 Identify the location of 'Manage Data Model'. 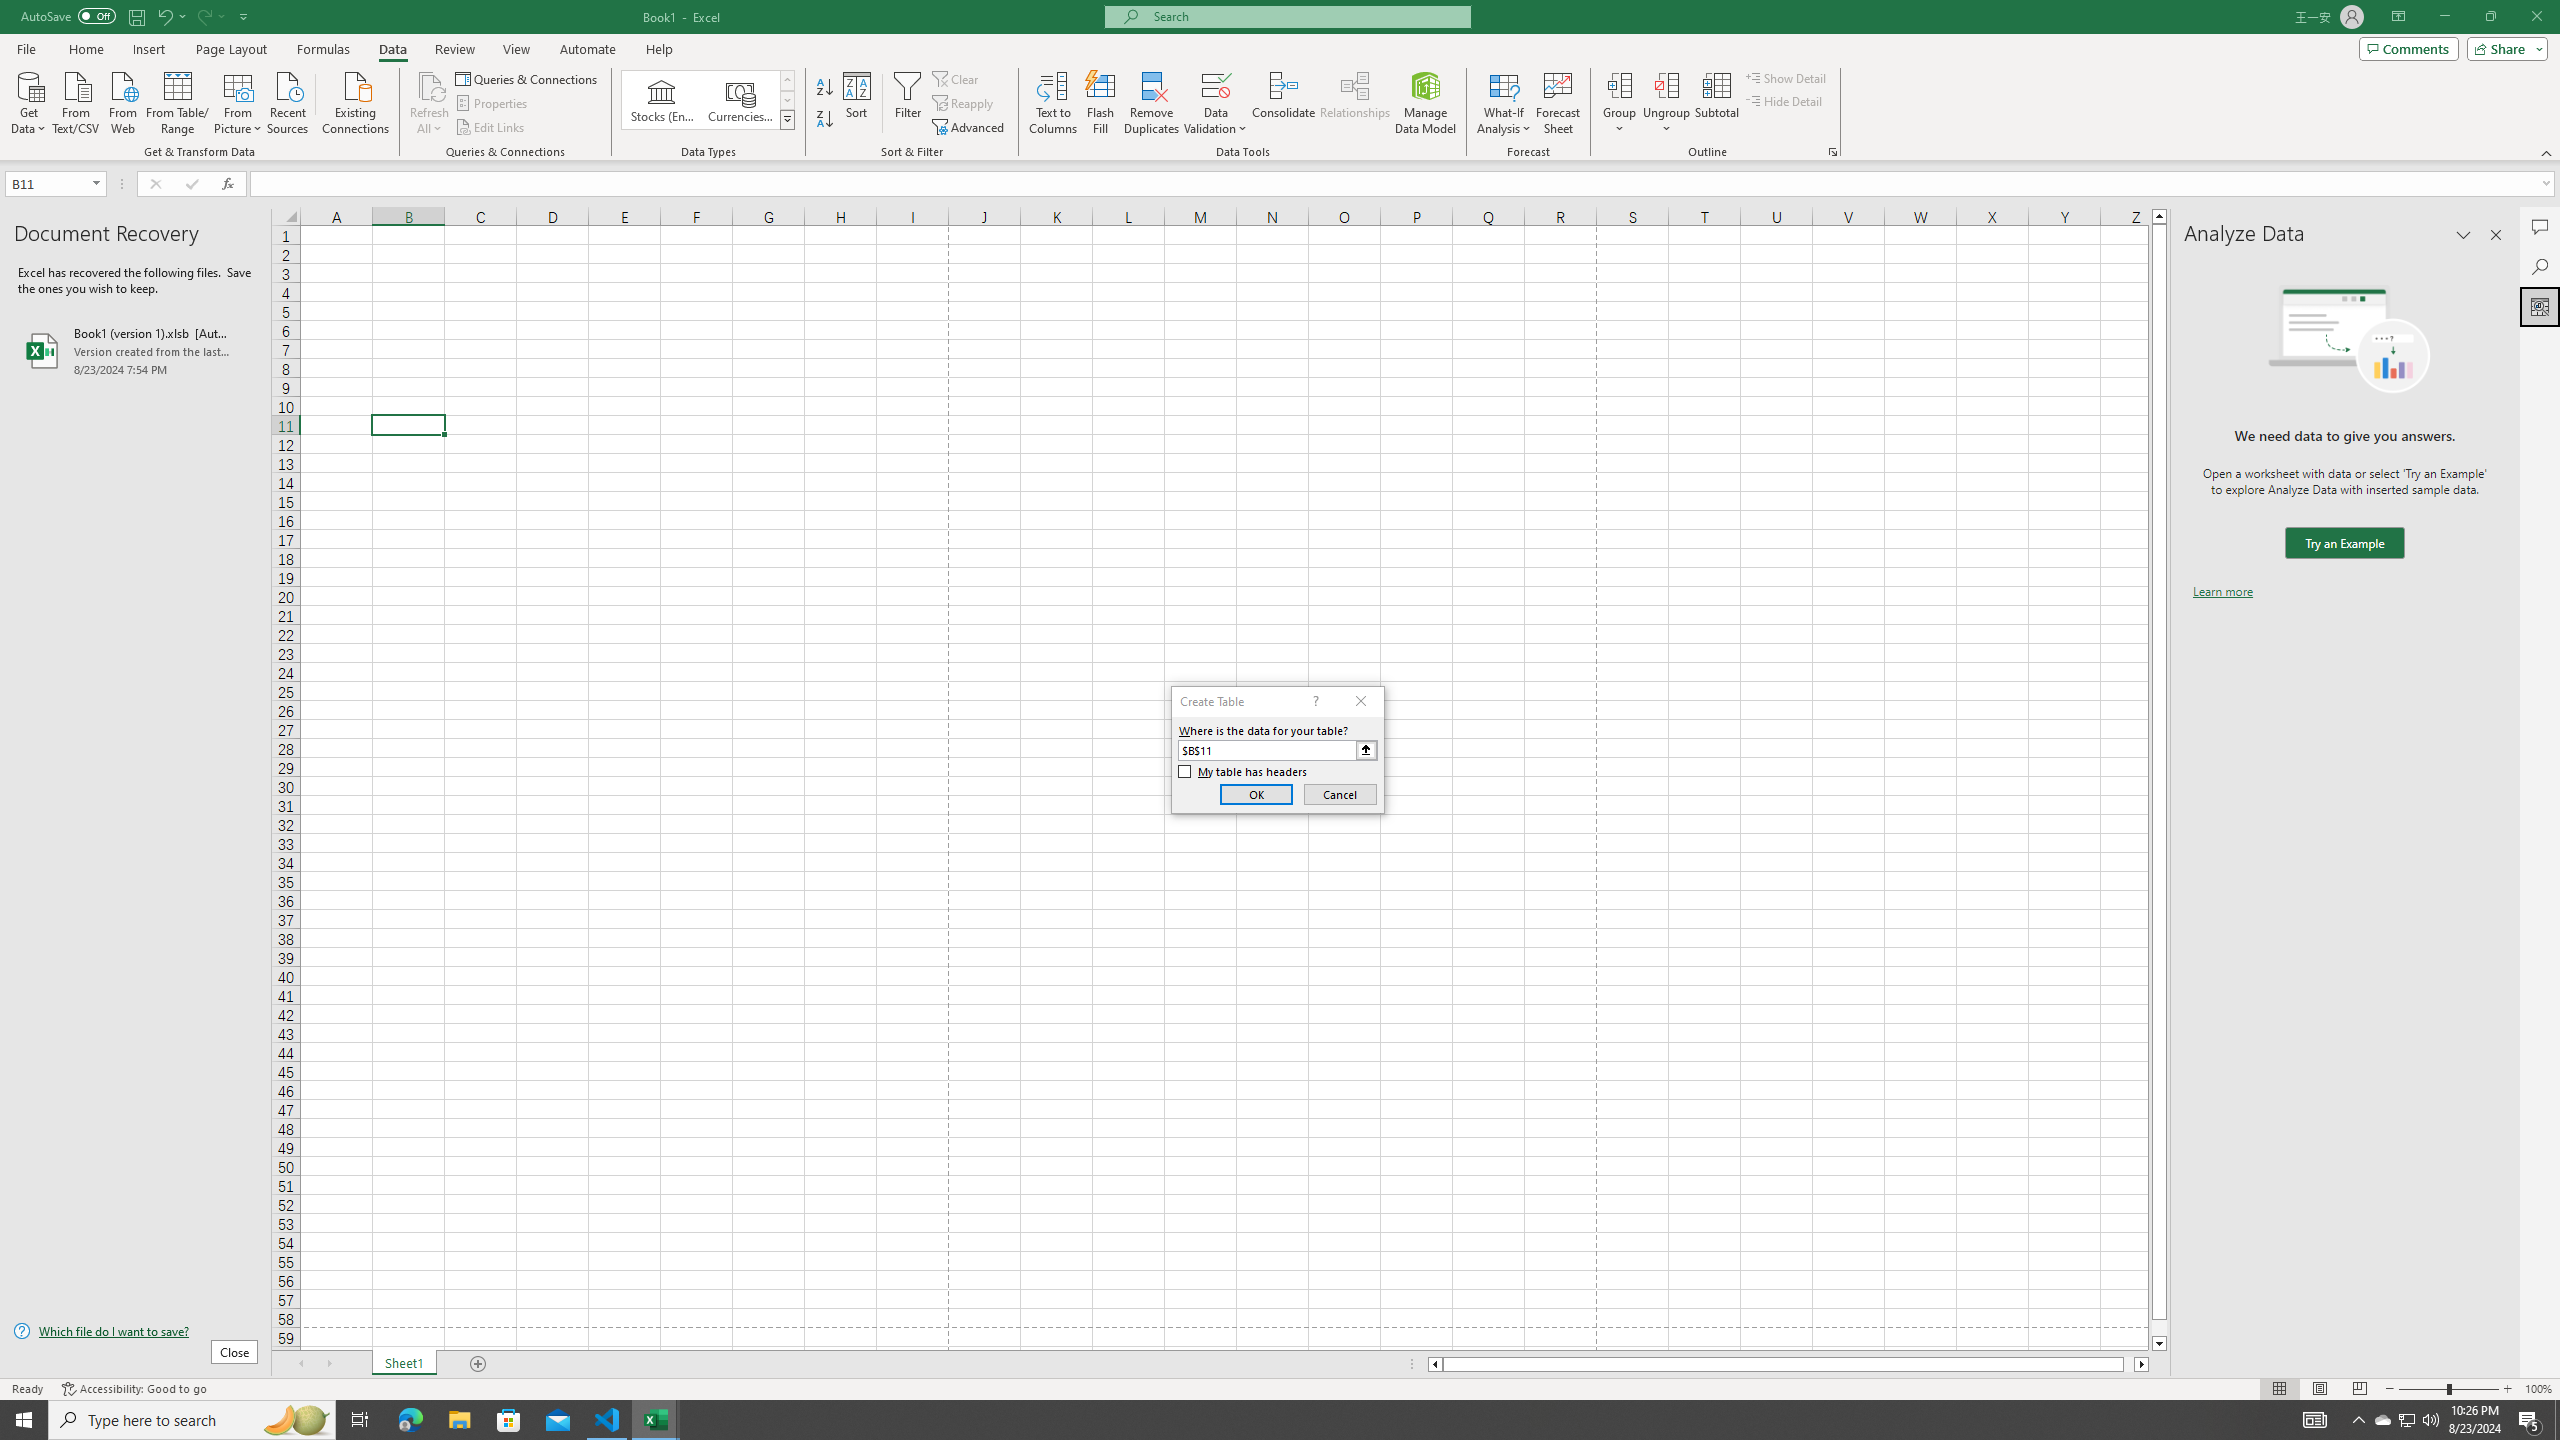
(1424, 103).